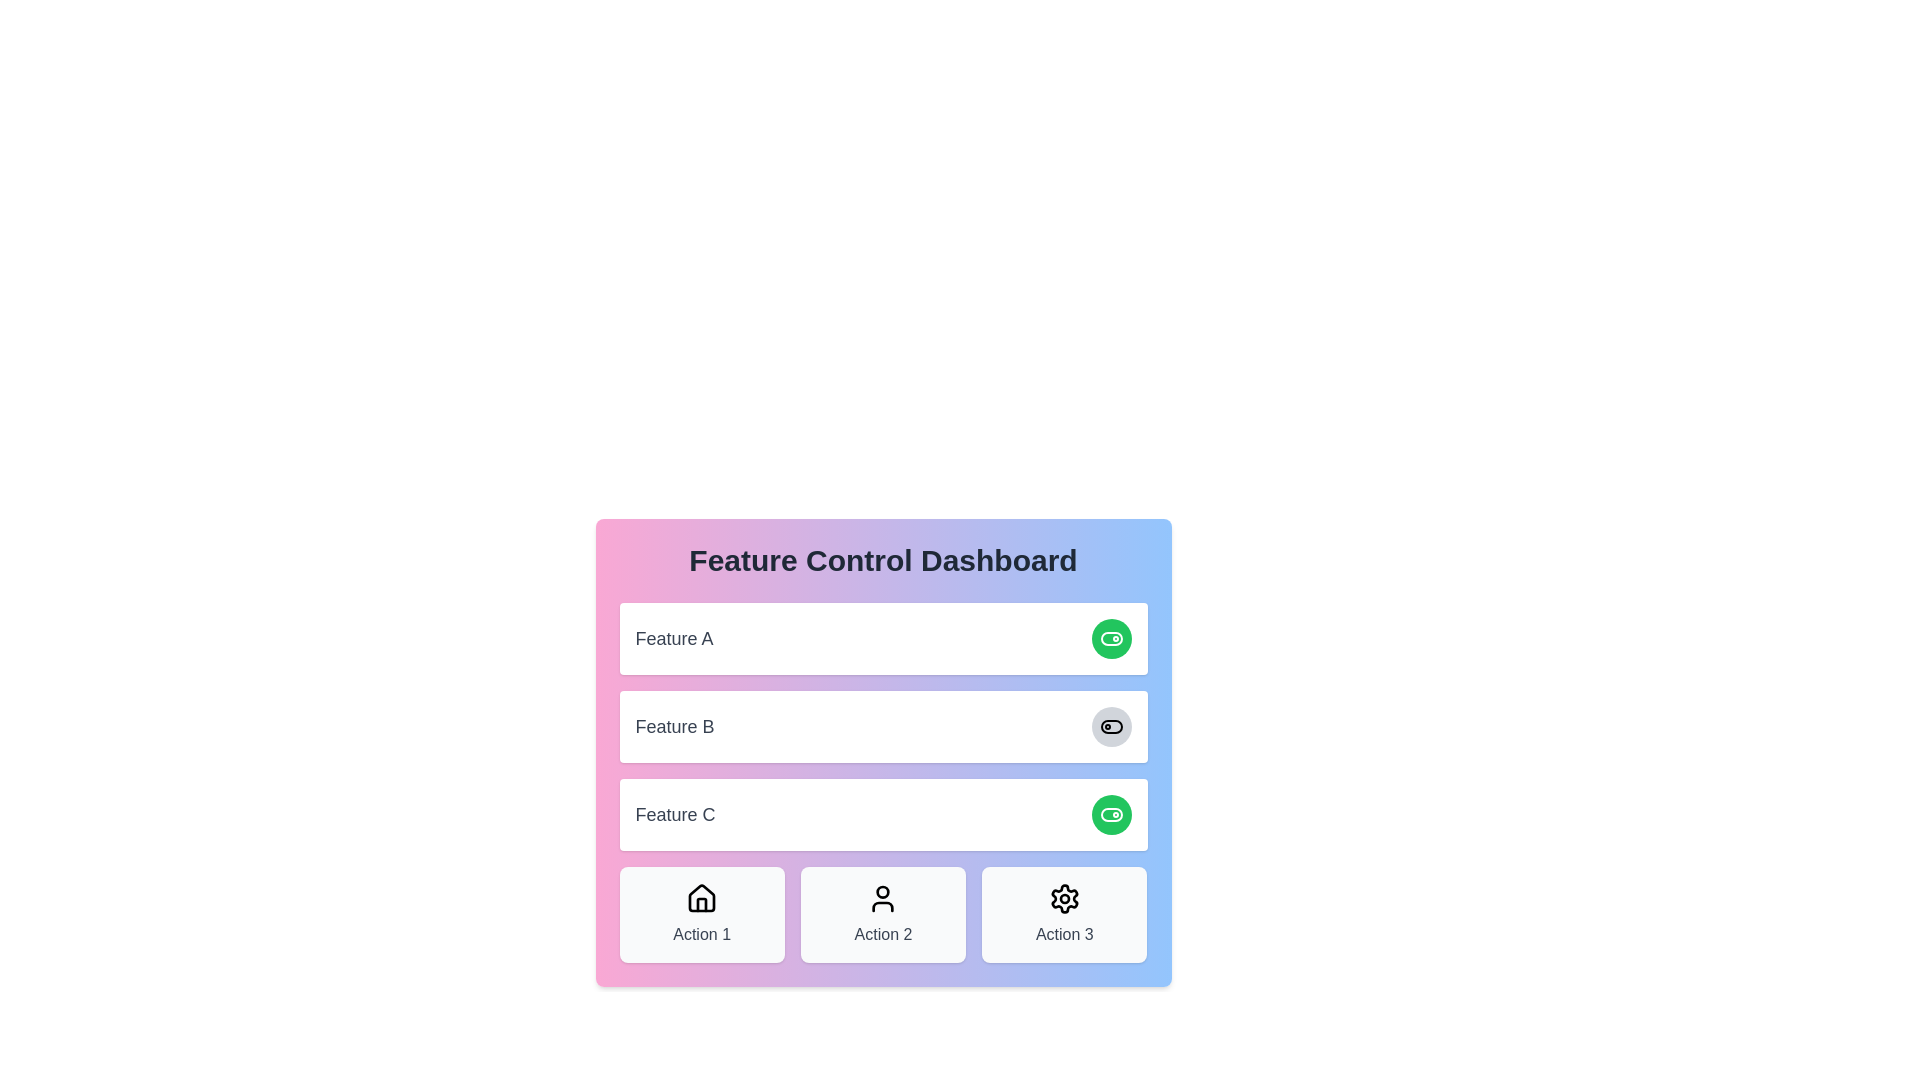 The width and height of the screenshot is (1920, 1080). What do you see at coordinates (1110, 639) in the screenshot?
I see `the toggle button located on the right side of the first feature row next` at bounding box center [1110, 639].